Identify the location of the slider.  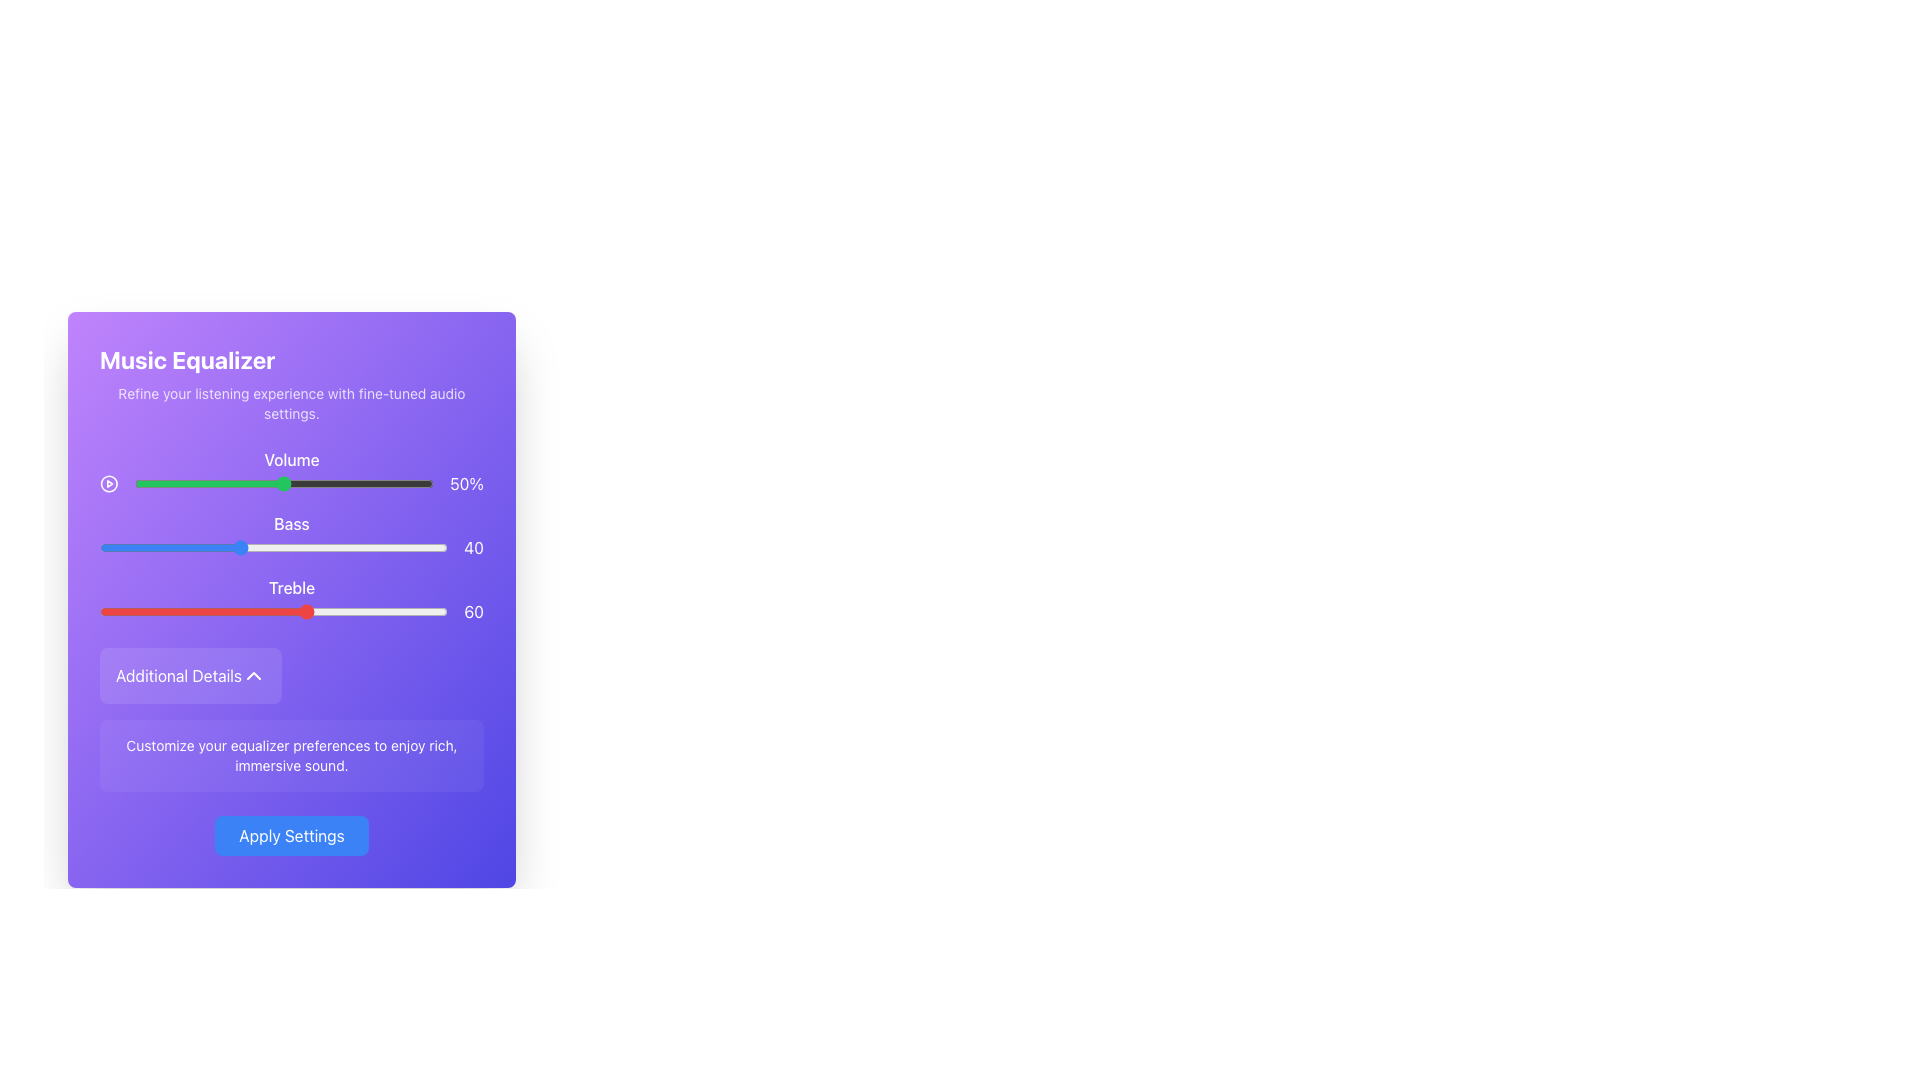
(167, 483).